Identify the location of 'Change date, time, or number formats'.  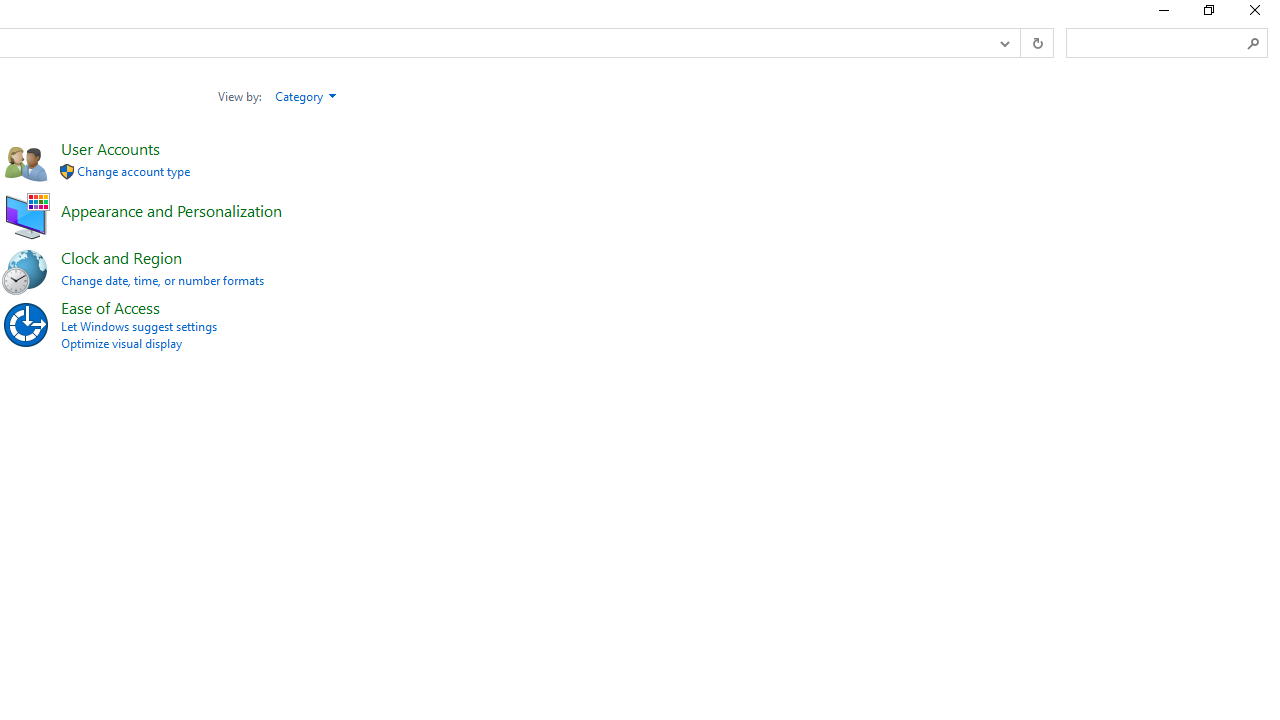
(162, 280).